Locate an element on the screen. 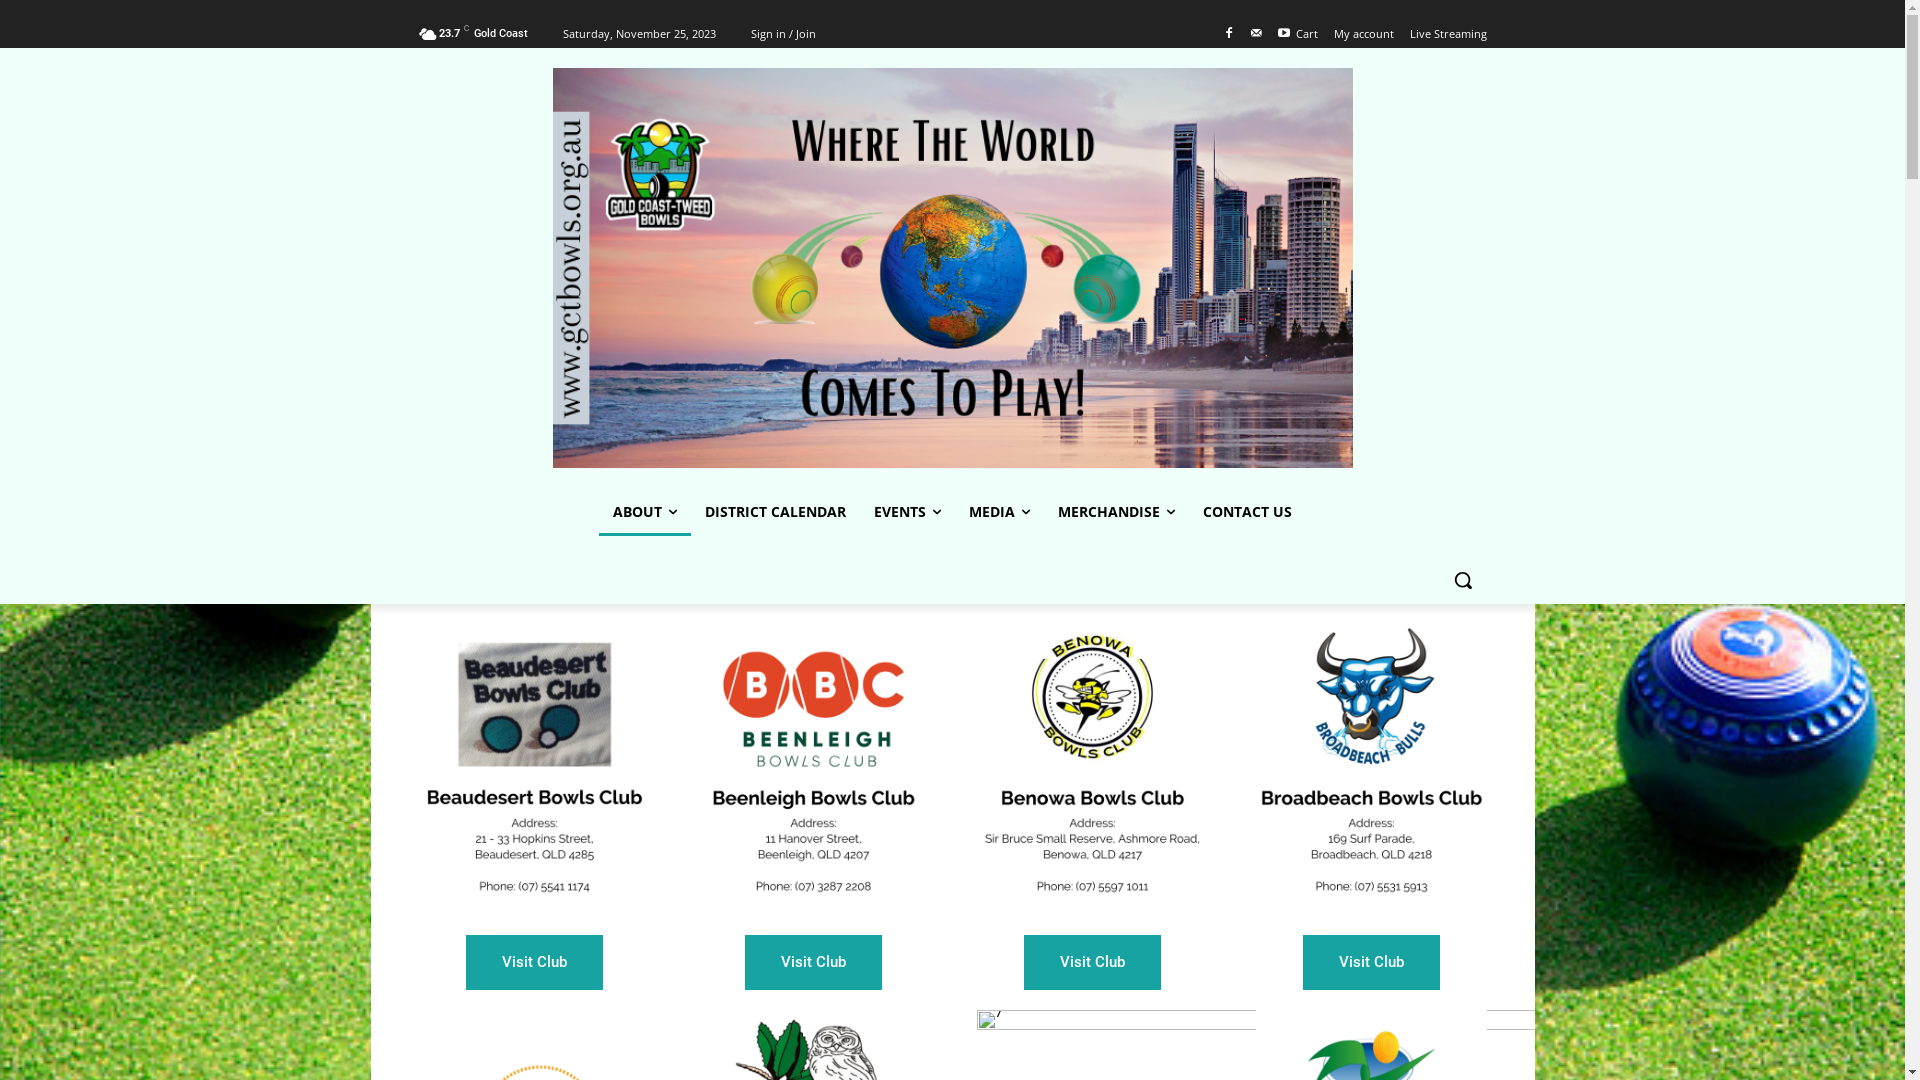  'Visit Club' is located at coordinates (743, 961).